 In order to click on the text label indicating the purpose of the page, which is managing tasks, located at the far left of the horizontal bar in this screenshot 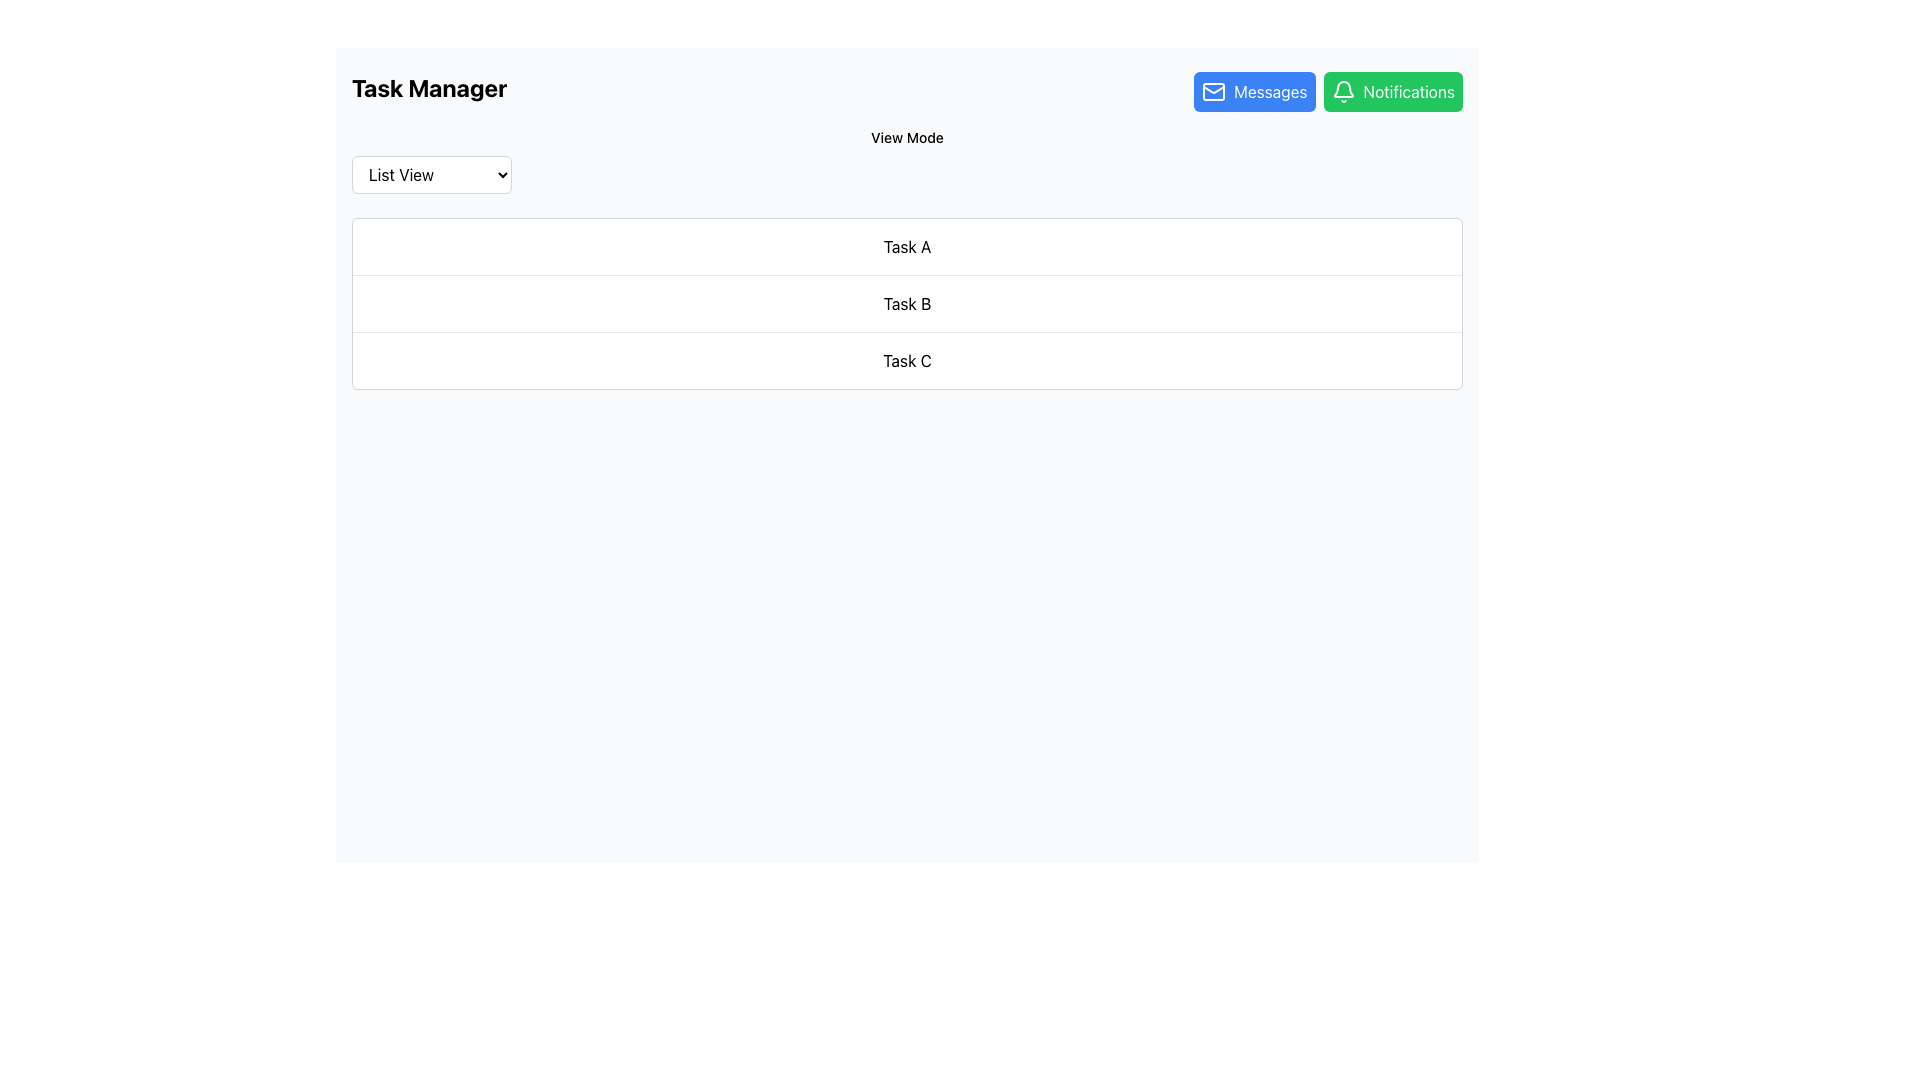, I will do `click(428, 92)`.